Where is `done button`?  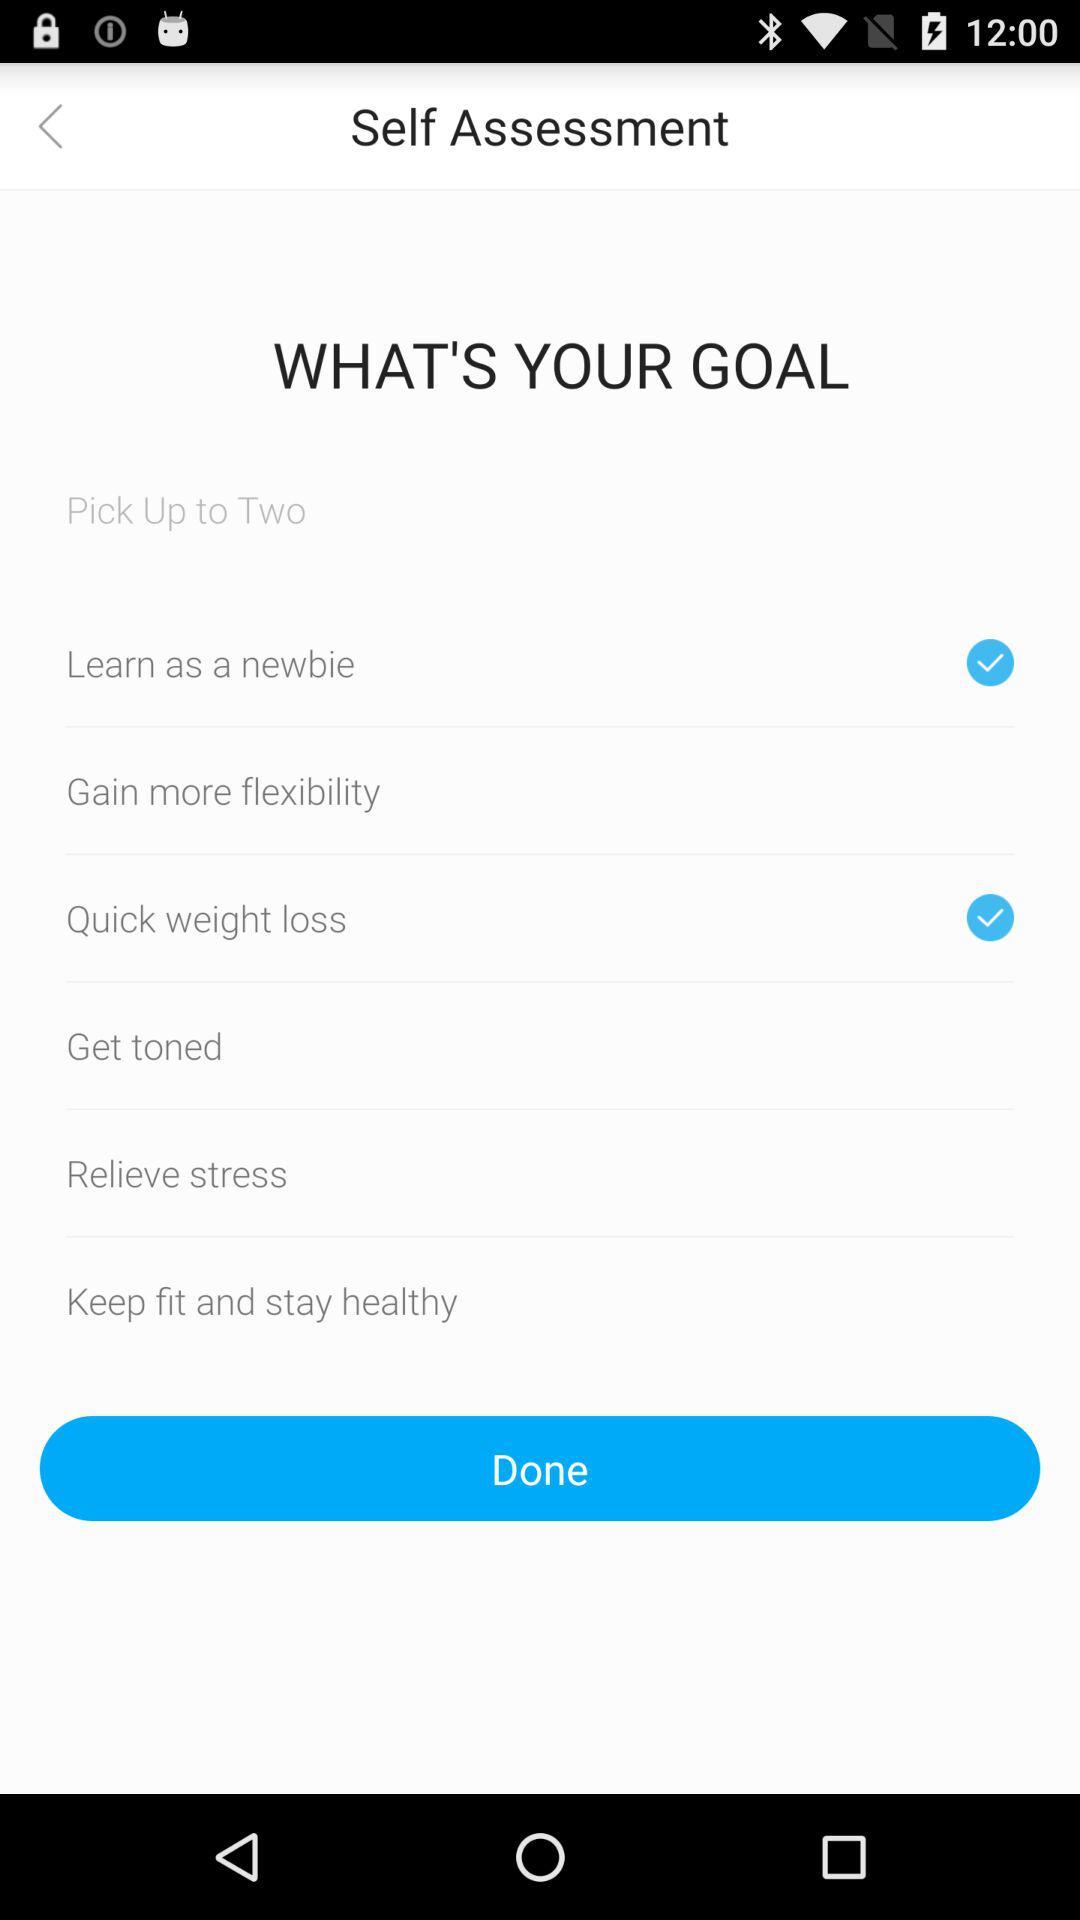
done button is located at coordinates (540, 1468).